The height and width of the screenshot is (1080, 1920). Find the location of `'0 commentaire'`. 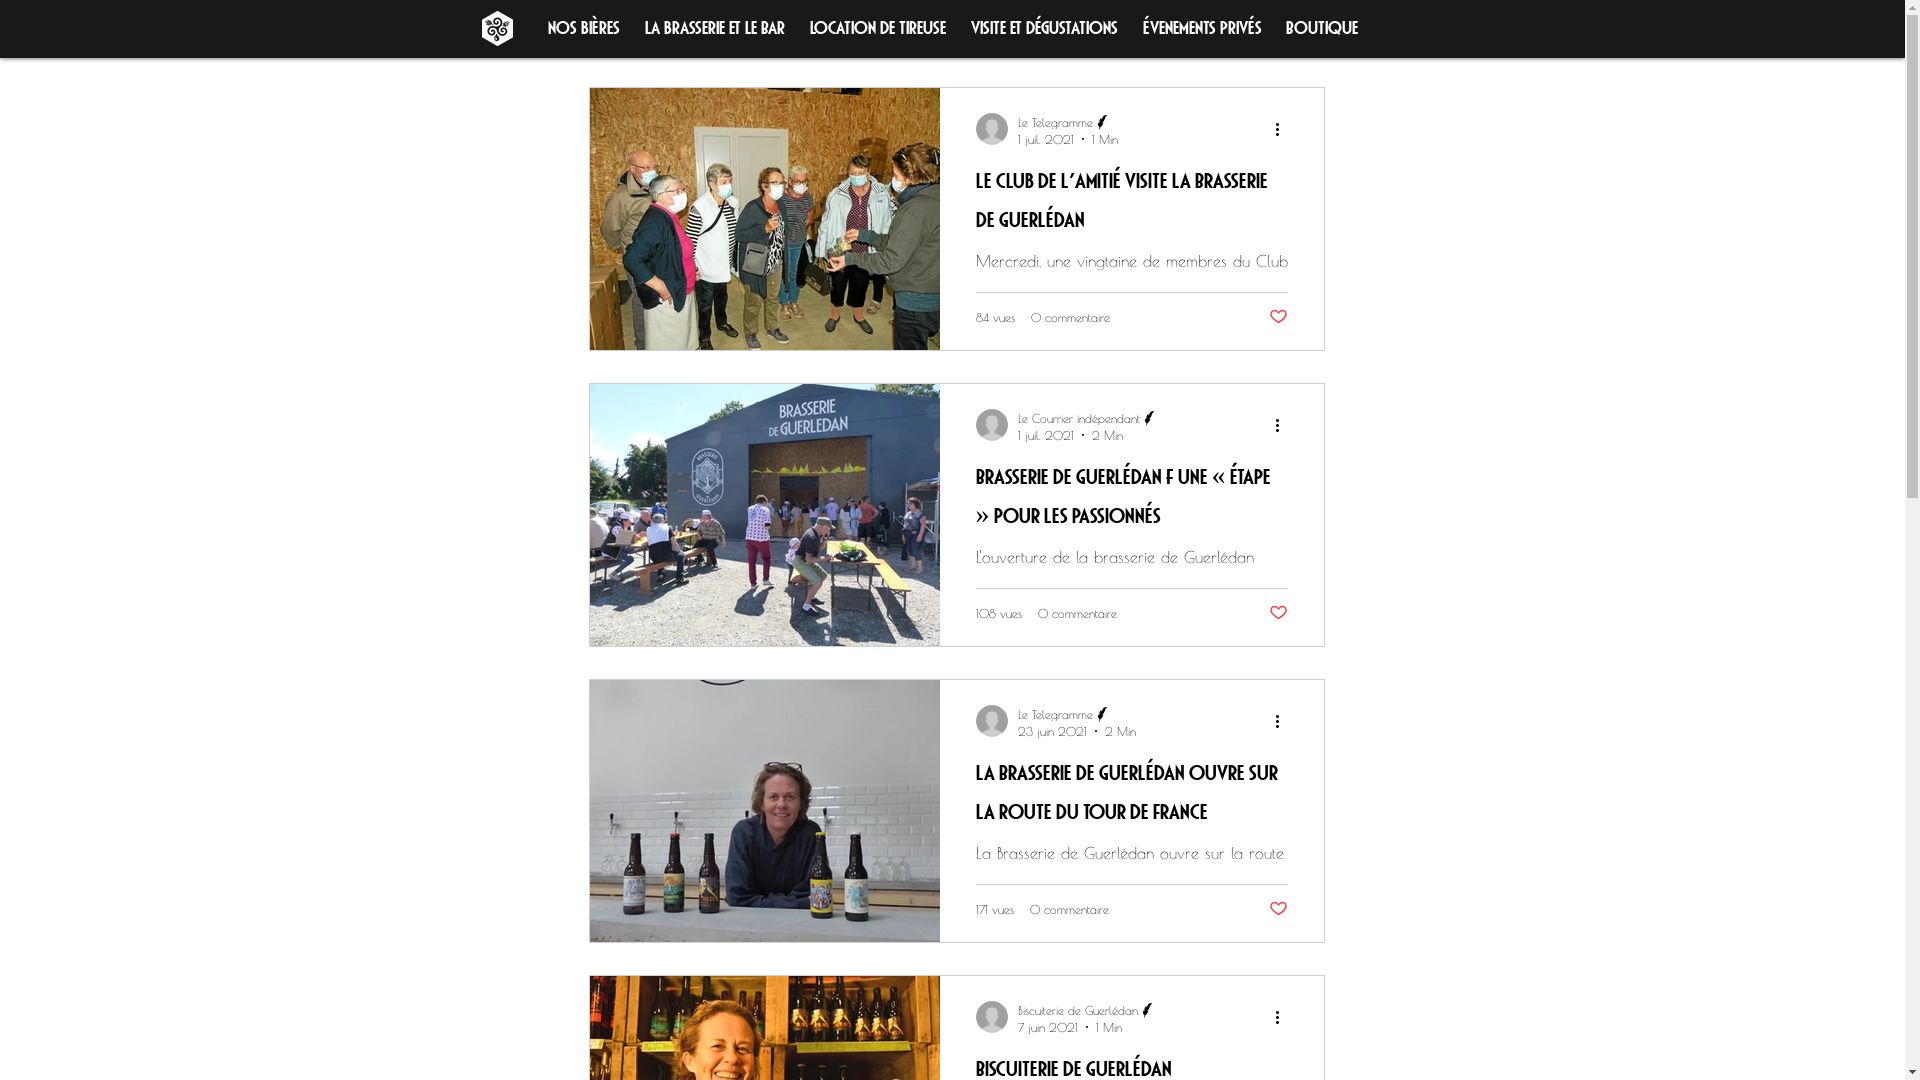

'0 commentaire' is located at coordinates (1068, 909).